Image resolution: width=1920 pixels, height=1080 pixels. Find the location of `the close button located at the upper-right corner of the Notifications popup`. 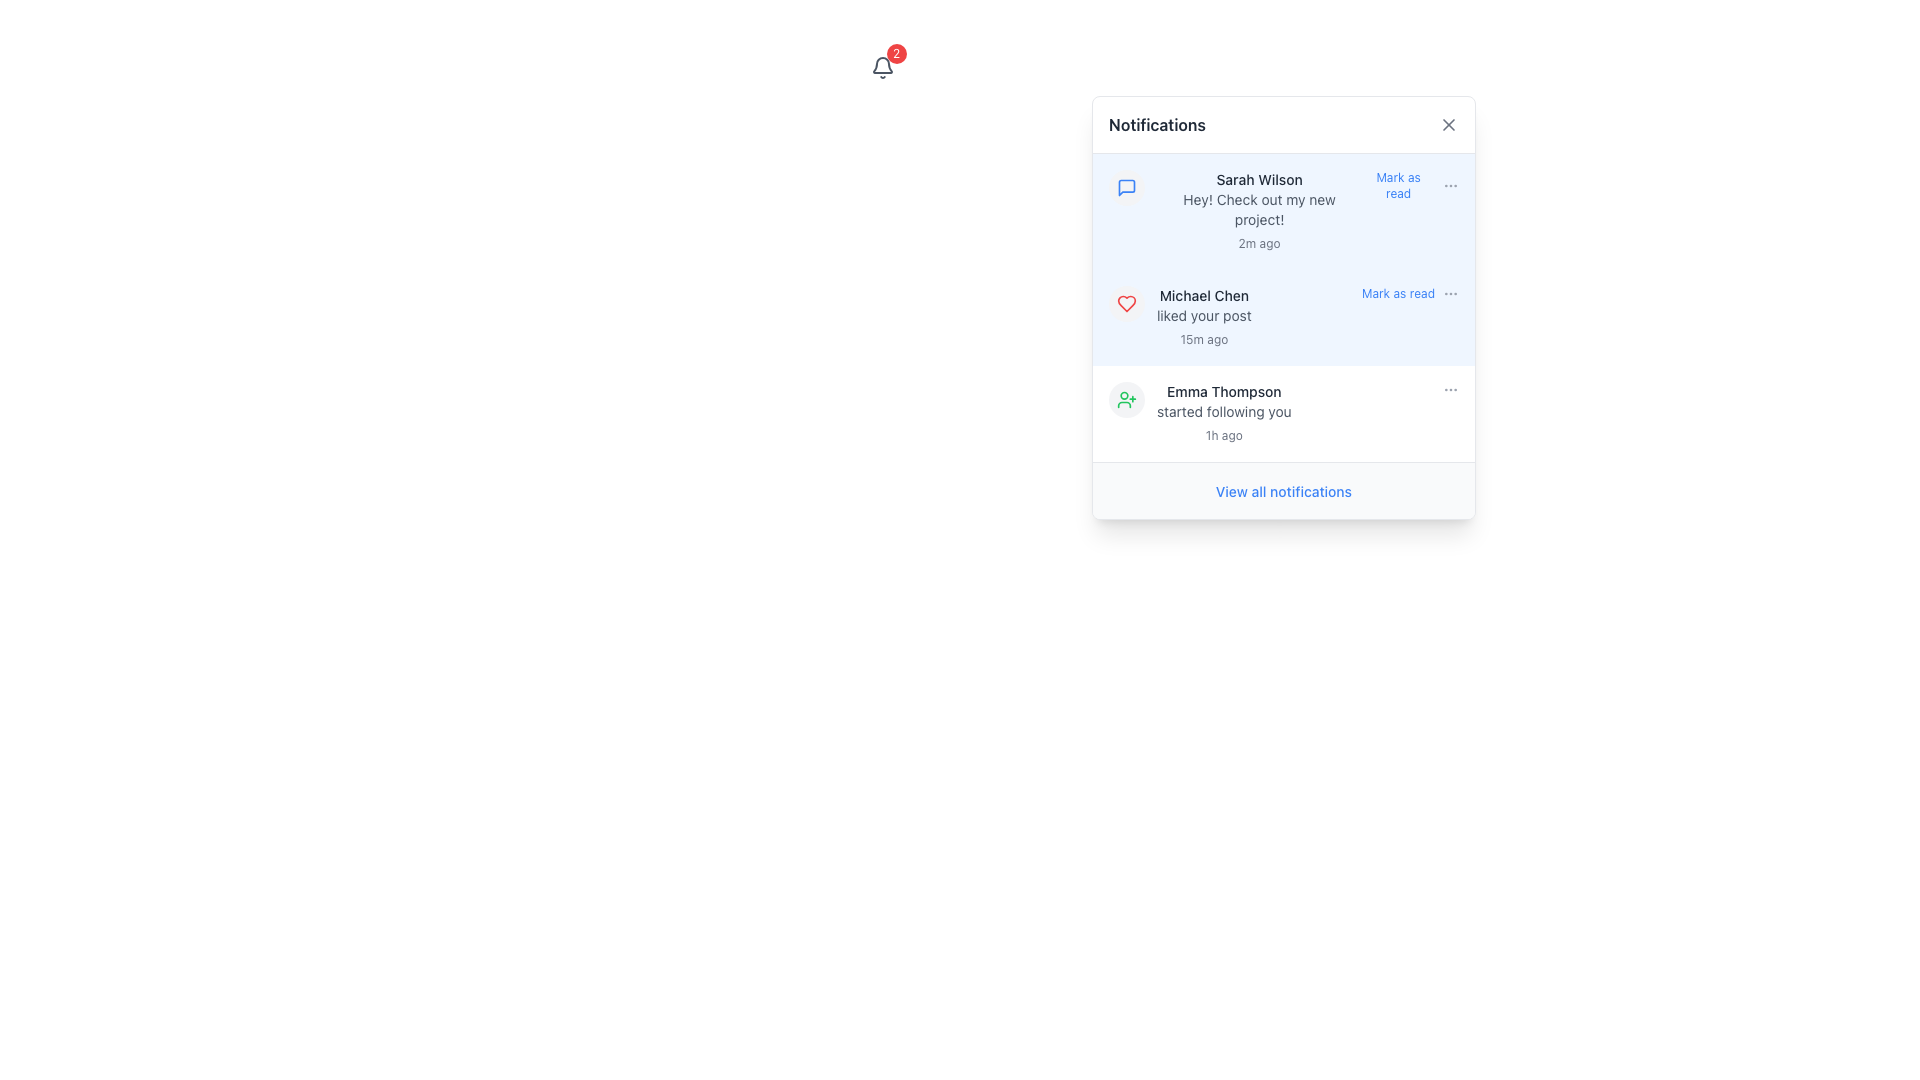

the close button located at the upper-right corner of the Notifications popup is located at coordinates (1449, 124).